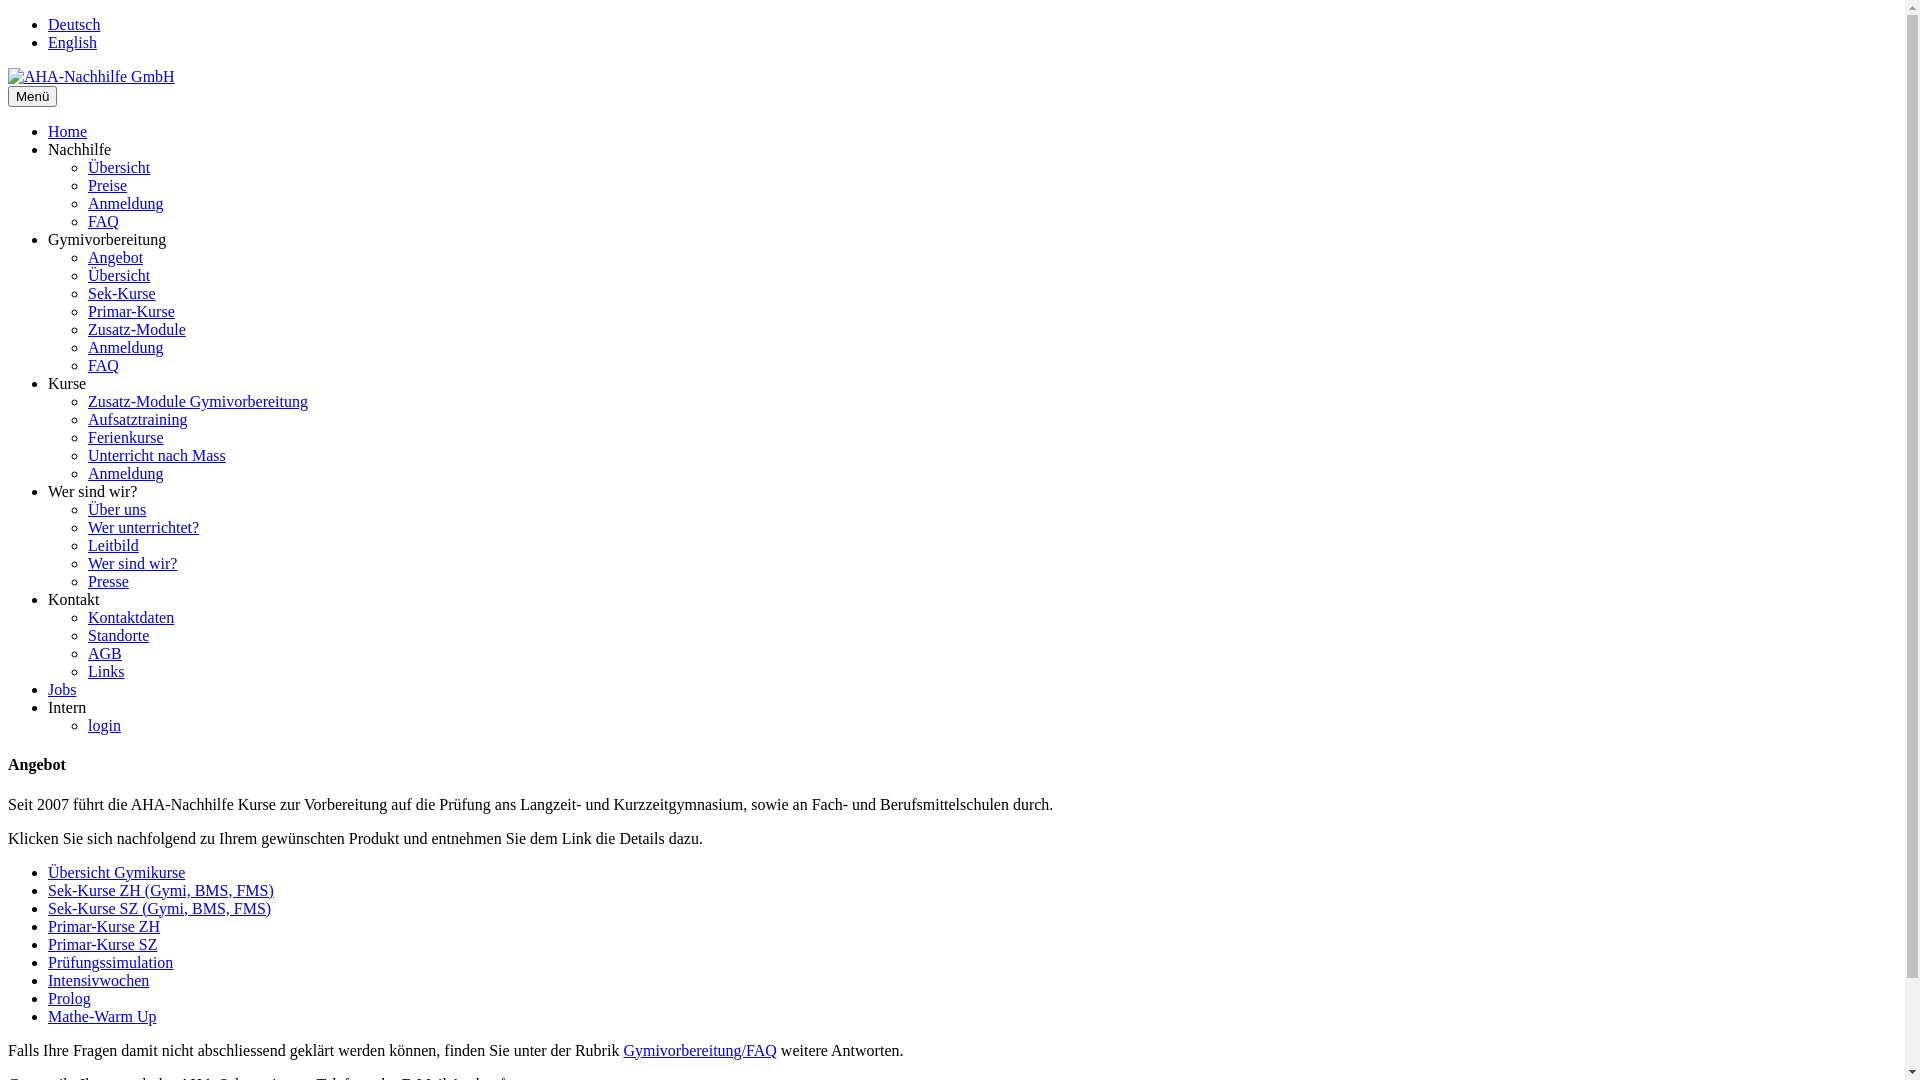 This screenshot has height=1080, width=1920. Describe the element at coordinates (104, 671) in the screenshot. I see `'Links'` at that location.